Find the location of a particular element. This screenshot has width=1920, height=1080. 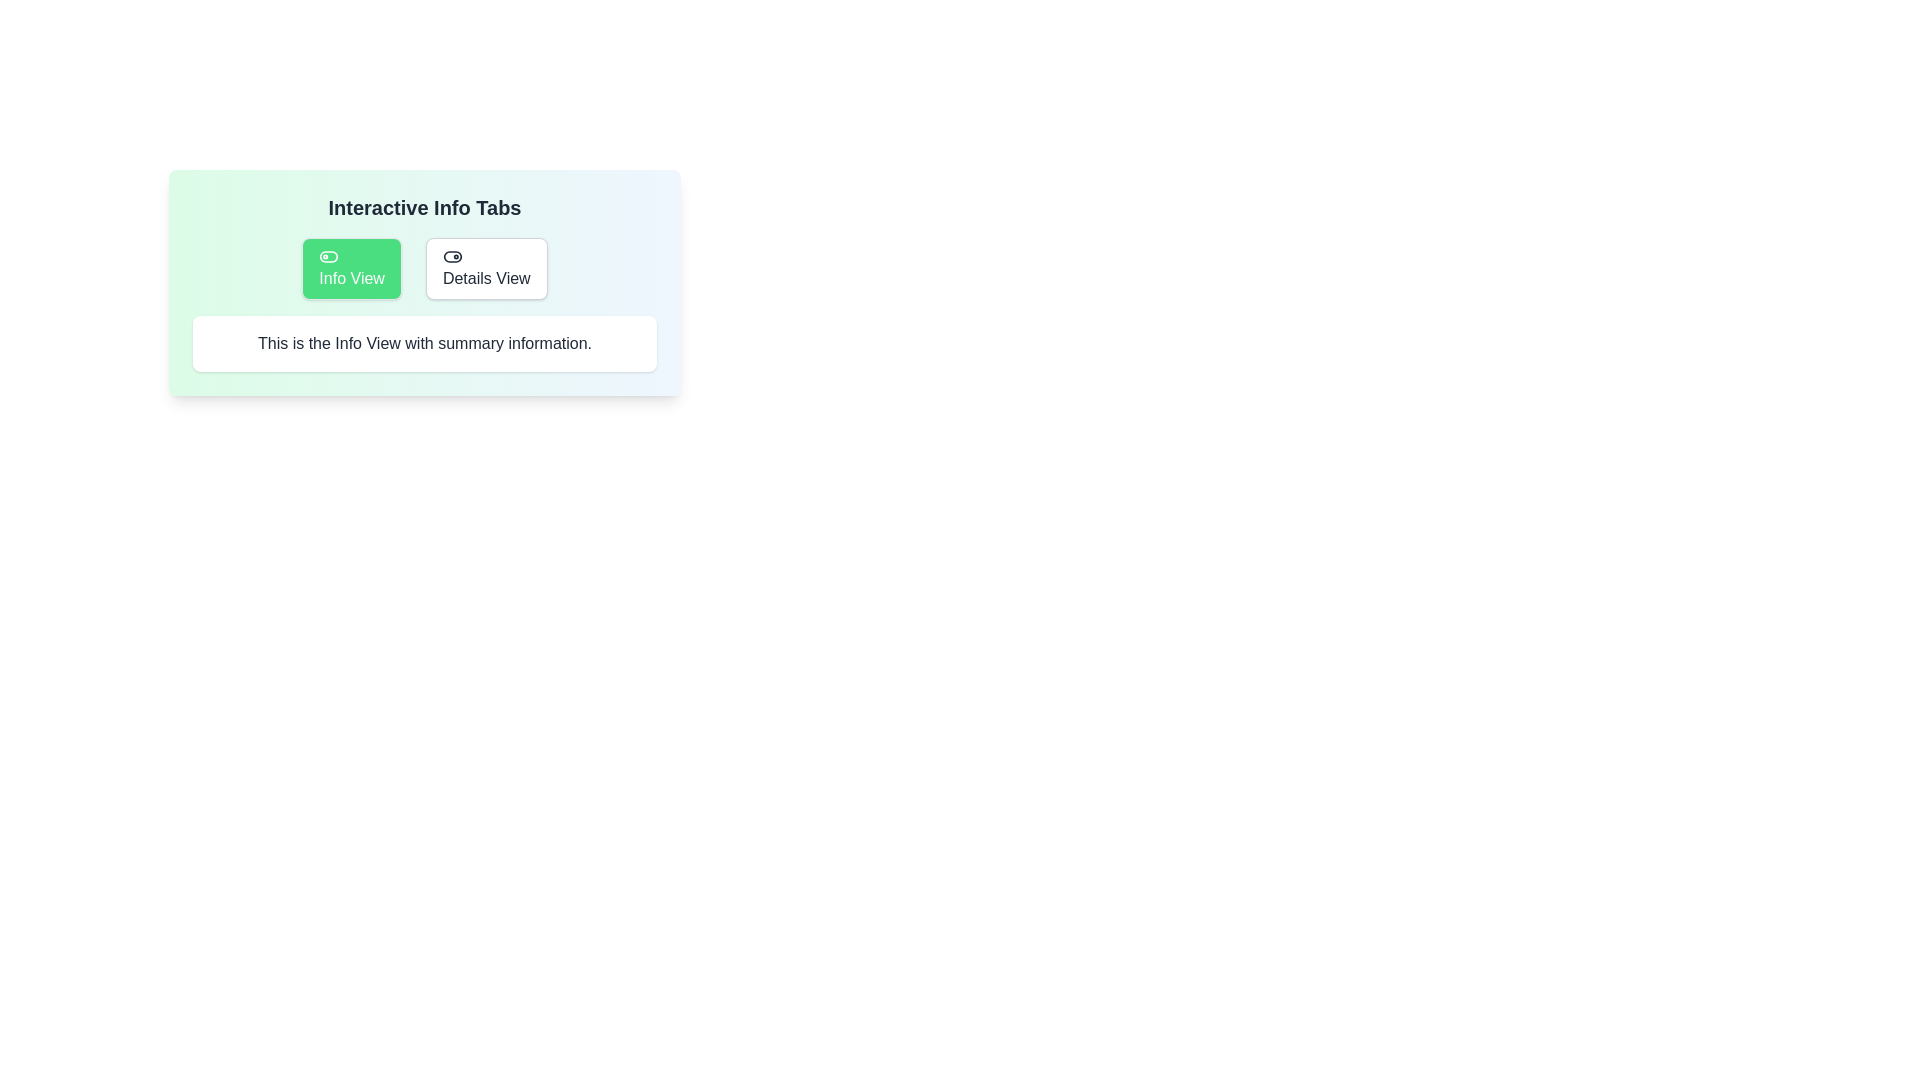

the Details View button to switch the view is located at coordinates (485, 268).